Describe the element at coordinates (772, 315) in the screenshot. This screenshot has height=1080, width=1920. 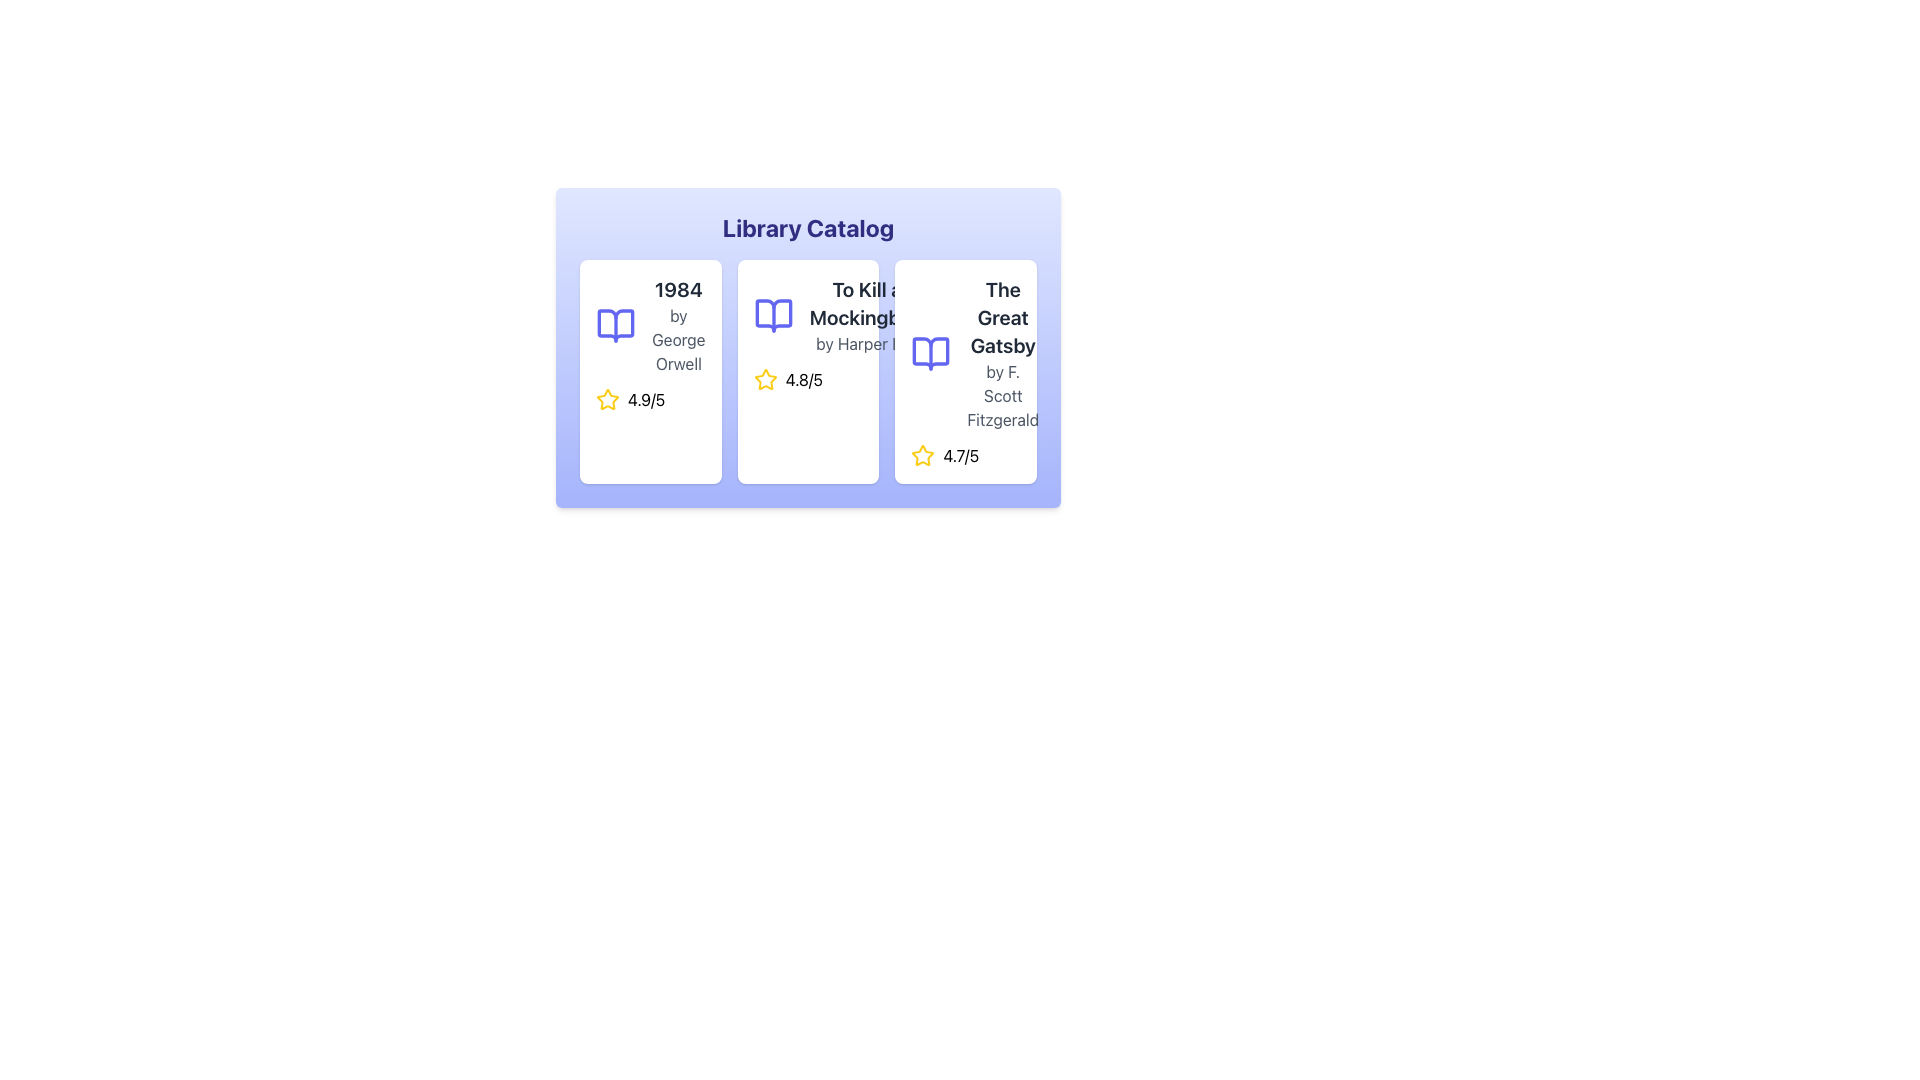
I see `the violet book icon representing 'To Kill a Mockingbird' by Harper Lee, which is located above the text content in the book listing section` at that location.